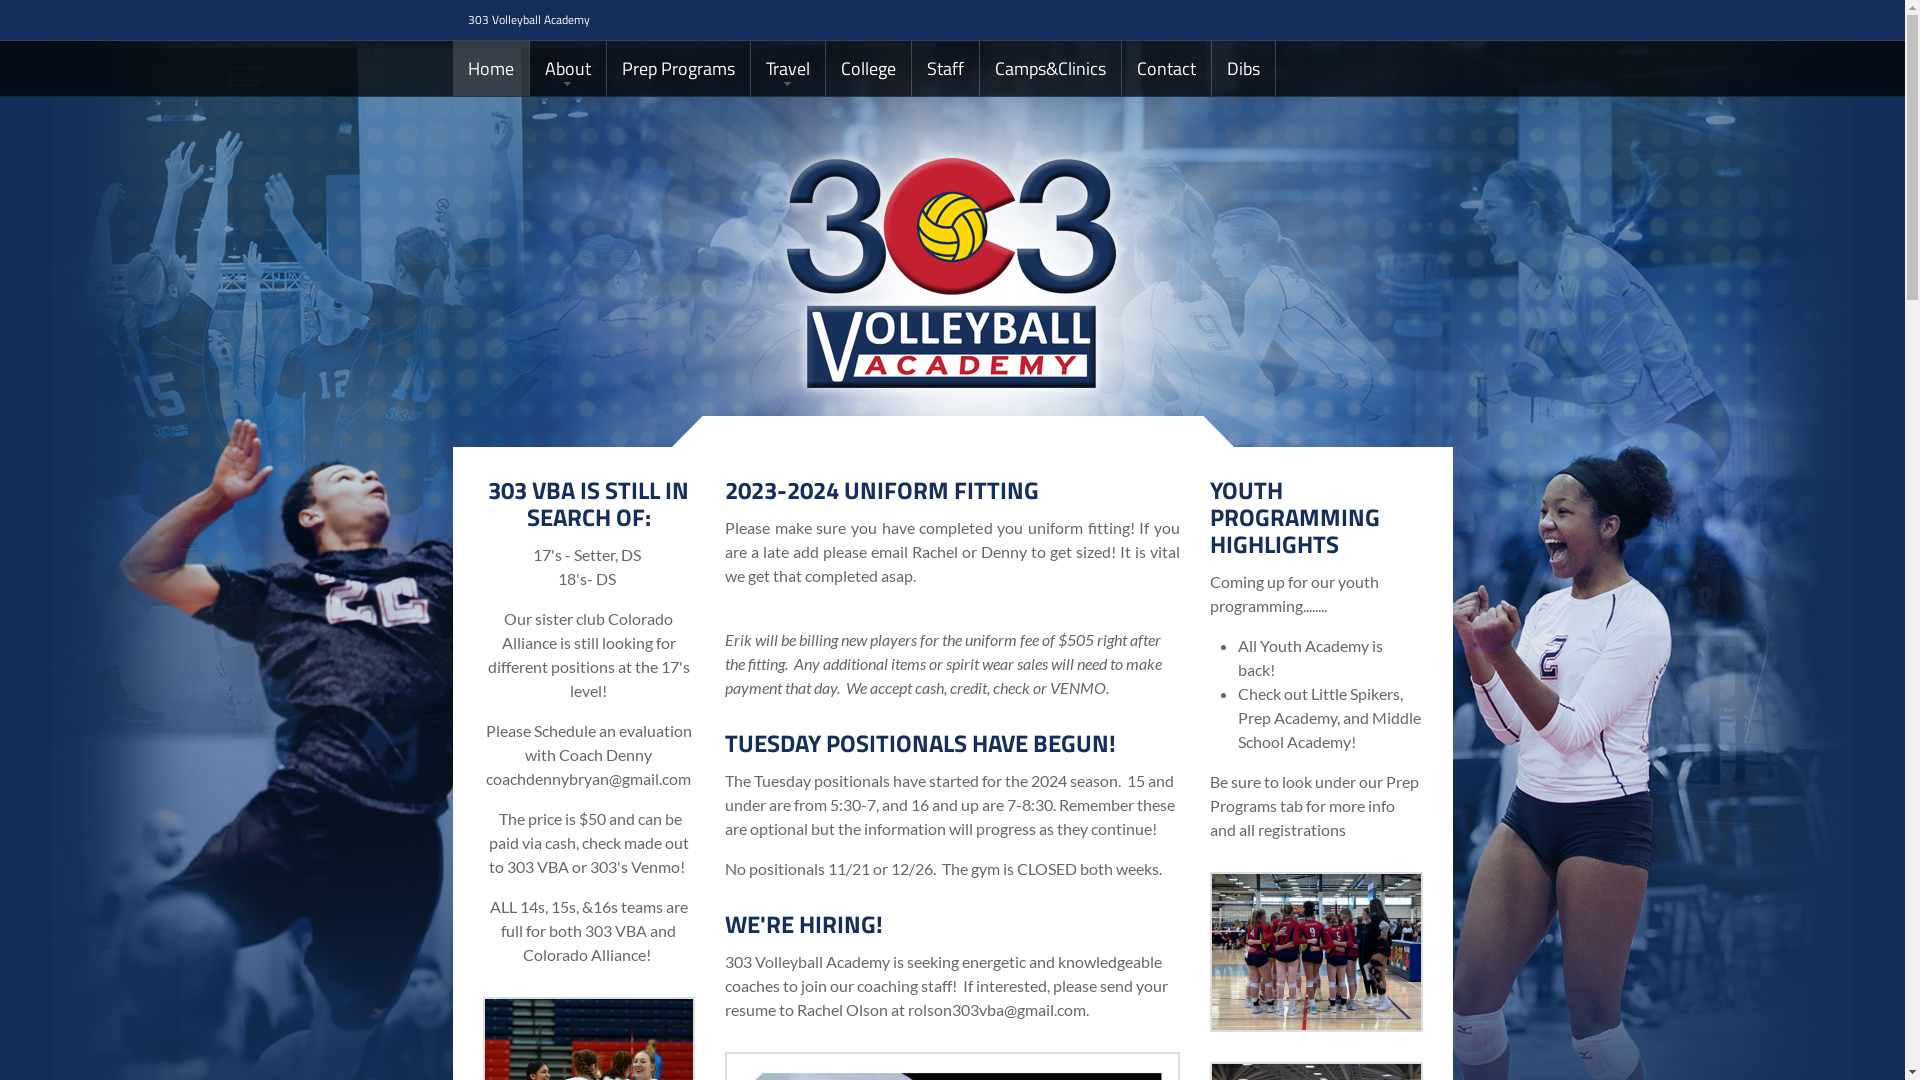  What do you see at coordinates (944, 67) in the screenshot?
I see `'Staff'` at bounding box center [944, 67].